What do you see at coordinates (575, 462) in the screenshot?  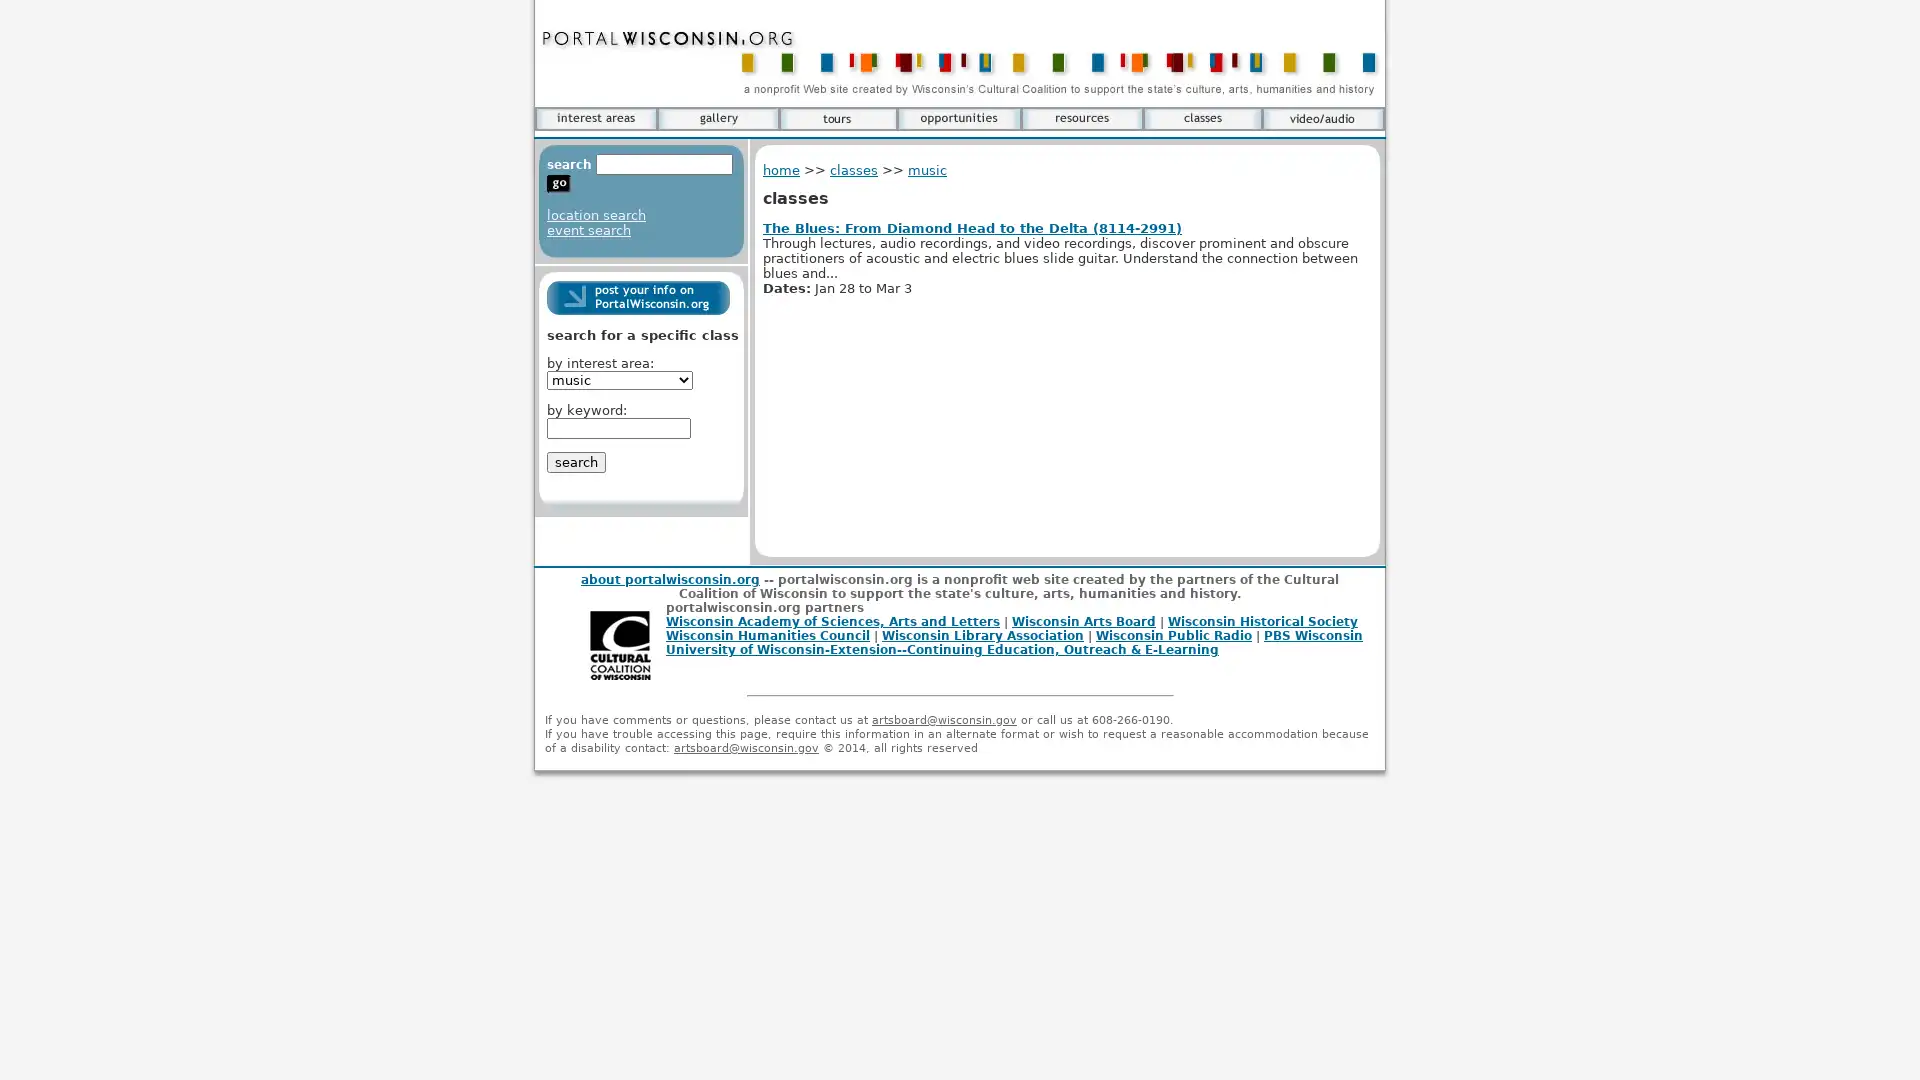 I see `search` at bounding box center [575, 462].